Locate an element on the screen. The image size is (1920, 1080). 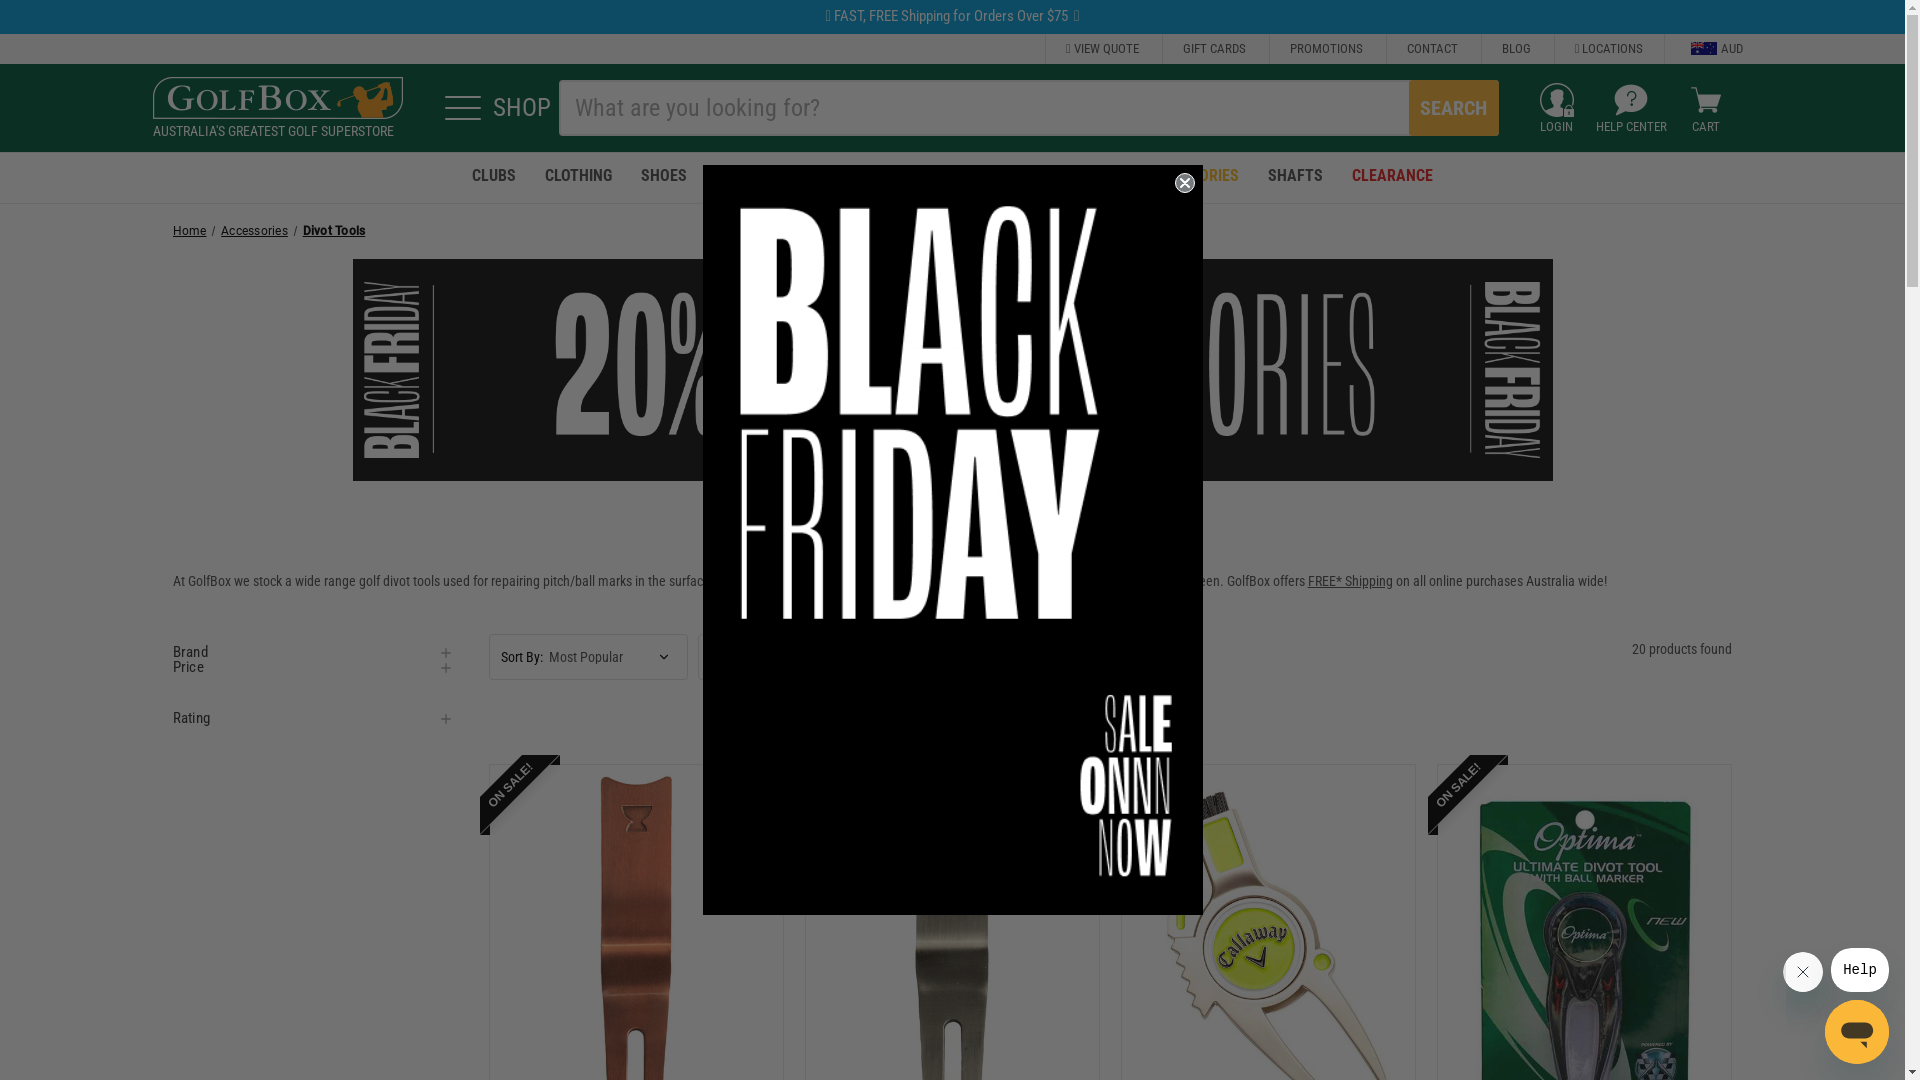
'TECHNOLOGY' is located at coordinates (1069, 176).